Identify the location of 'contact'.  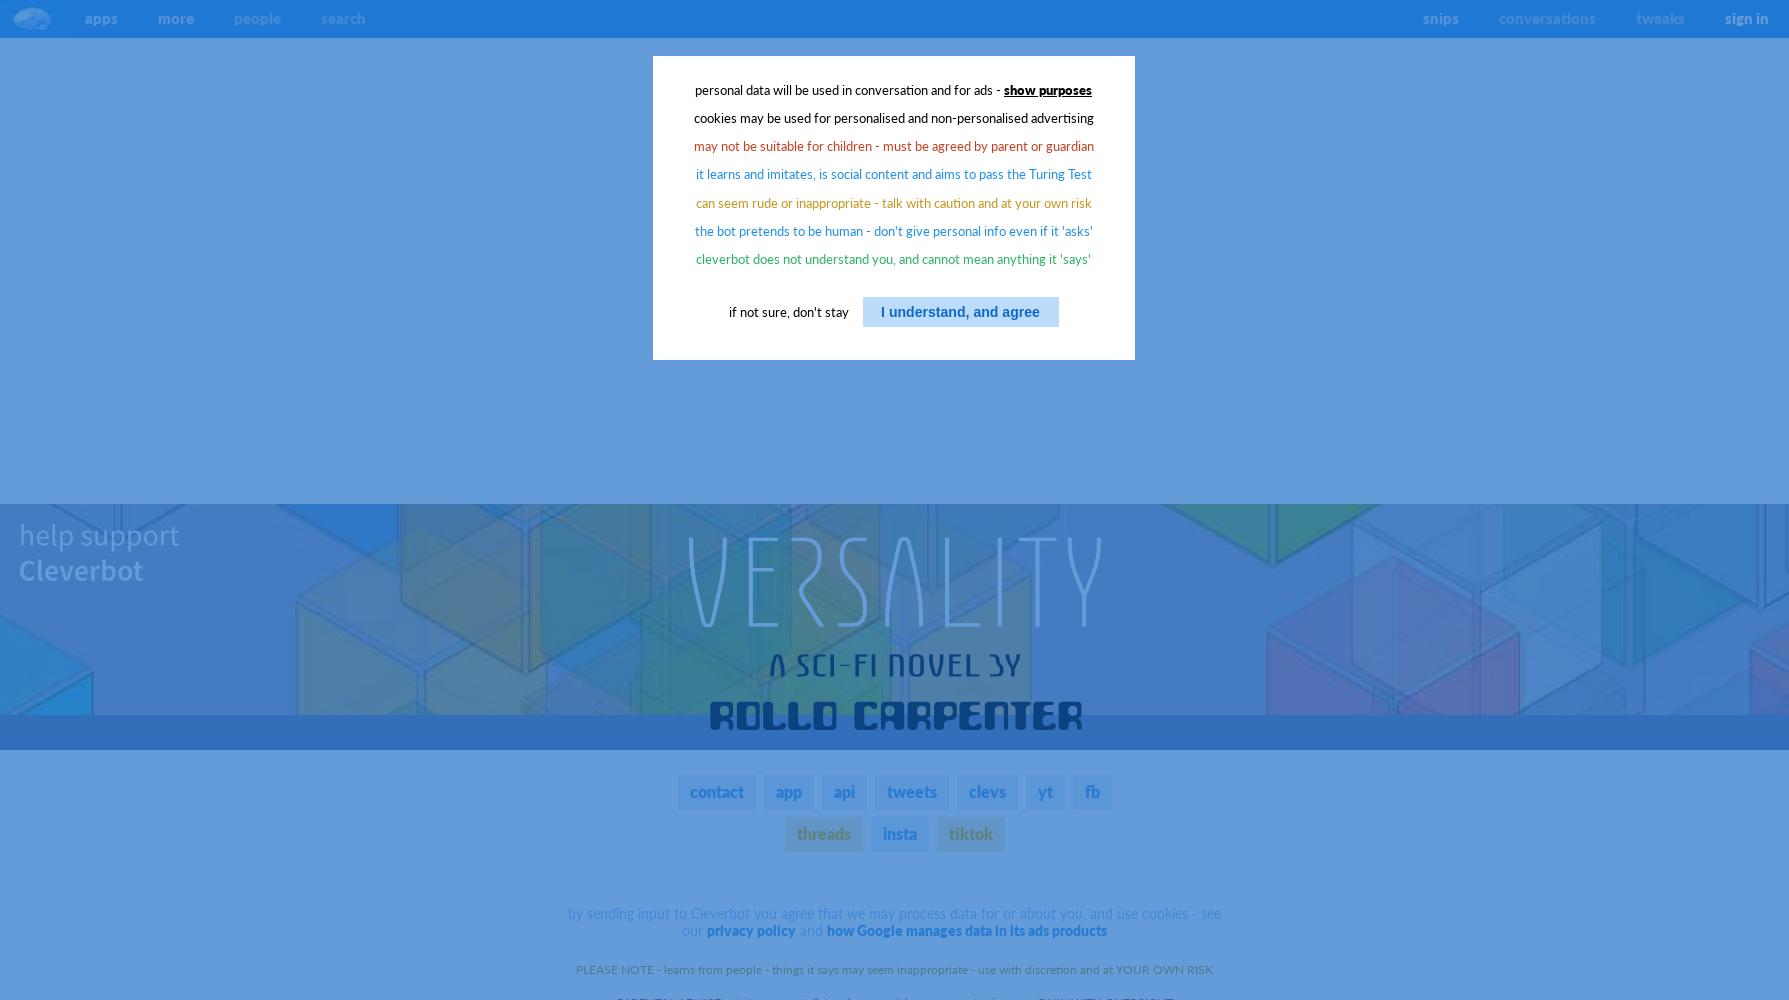
(715, 790).